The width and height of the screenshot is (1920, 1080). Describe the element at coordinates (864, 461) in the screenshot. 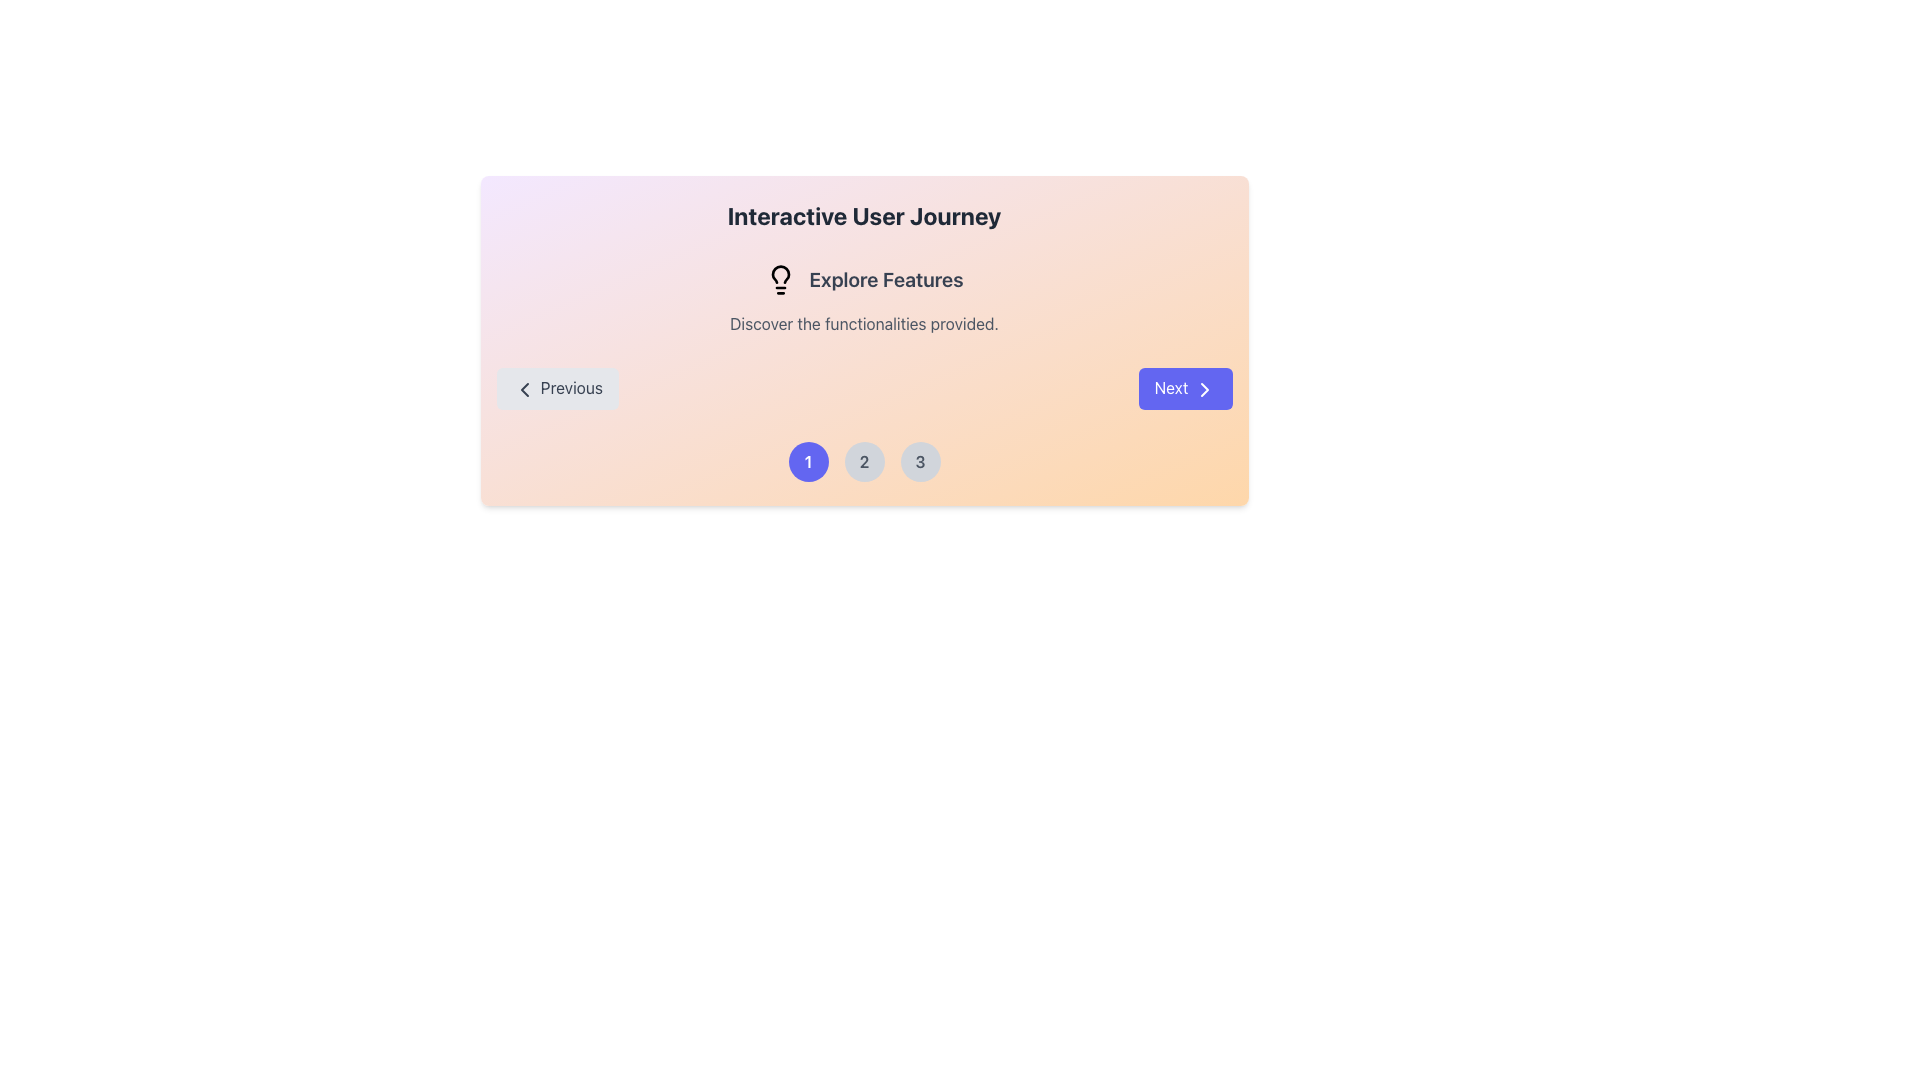

I see `the second circular button in the horizontal row under the 'Explore Features' header` at that location.